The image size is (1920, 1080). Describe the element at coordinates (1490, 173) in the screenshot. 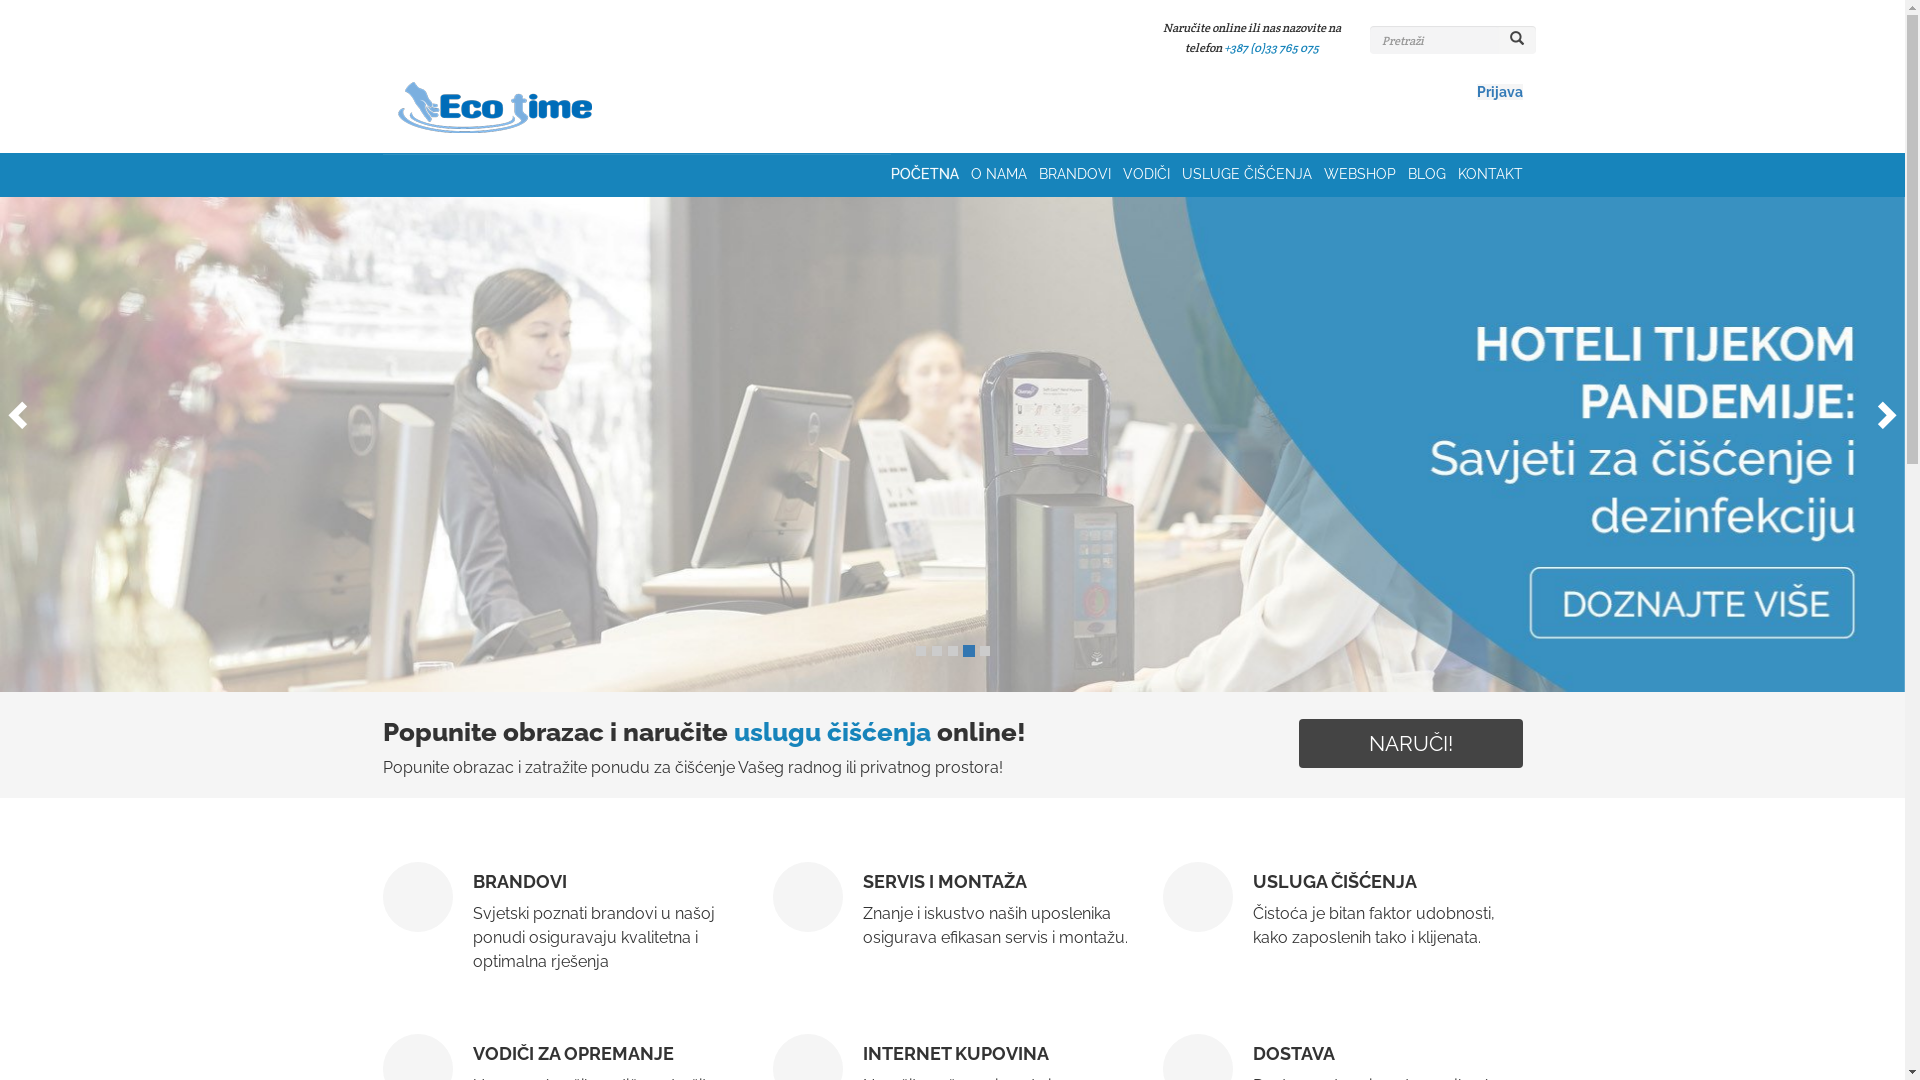

I see `'KONTAKT'` at that location.